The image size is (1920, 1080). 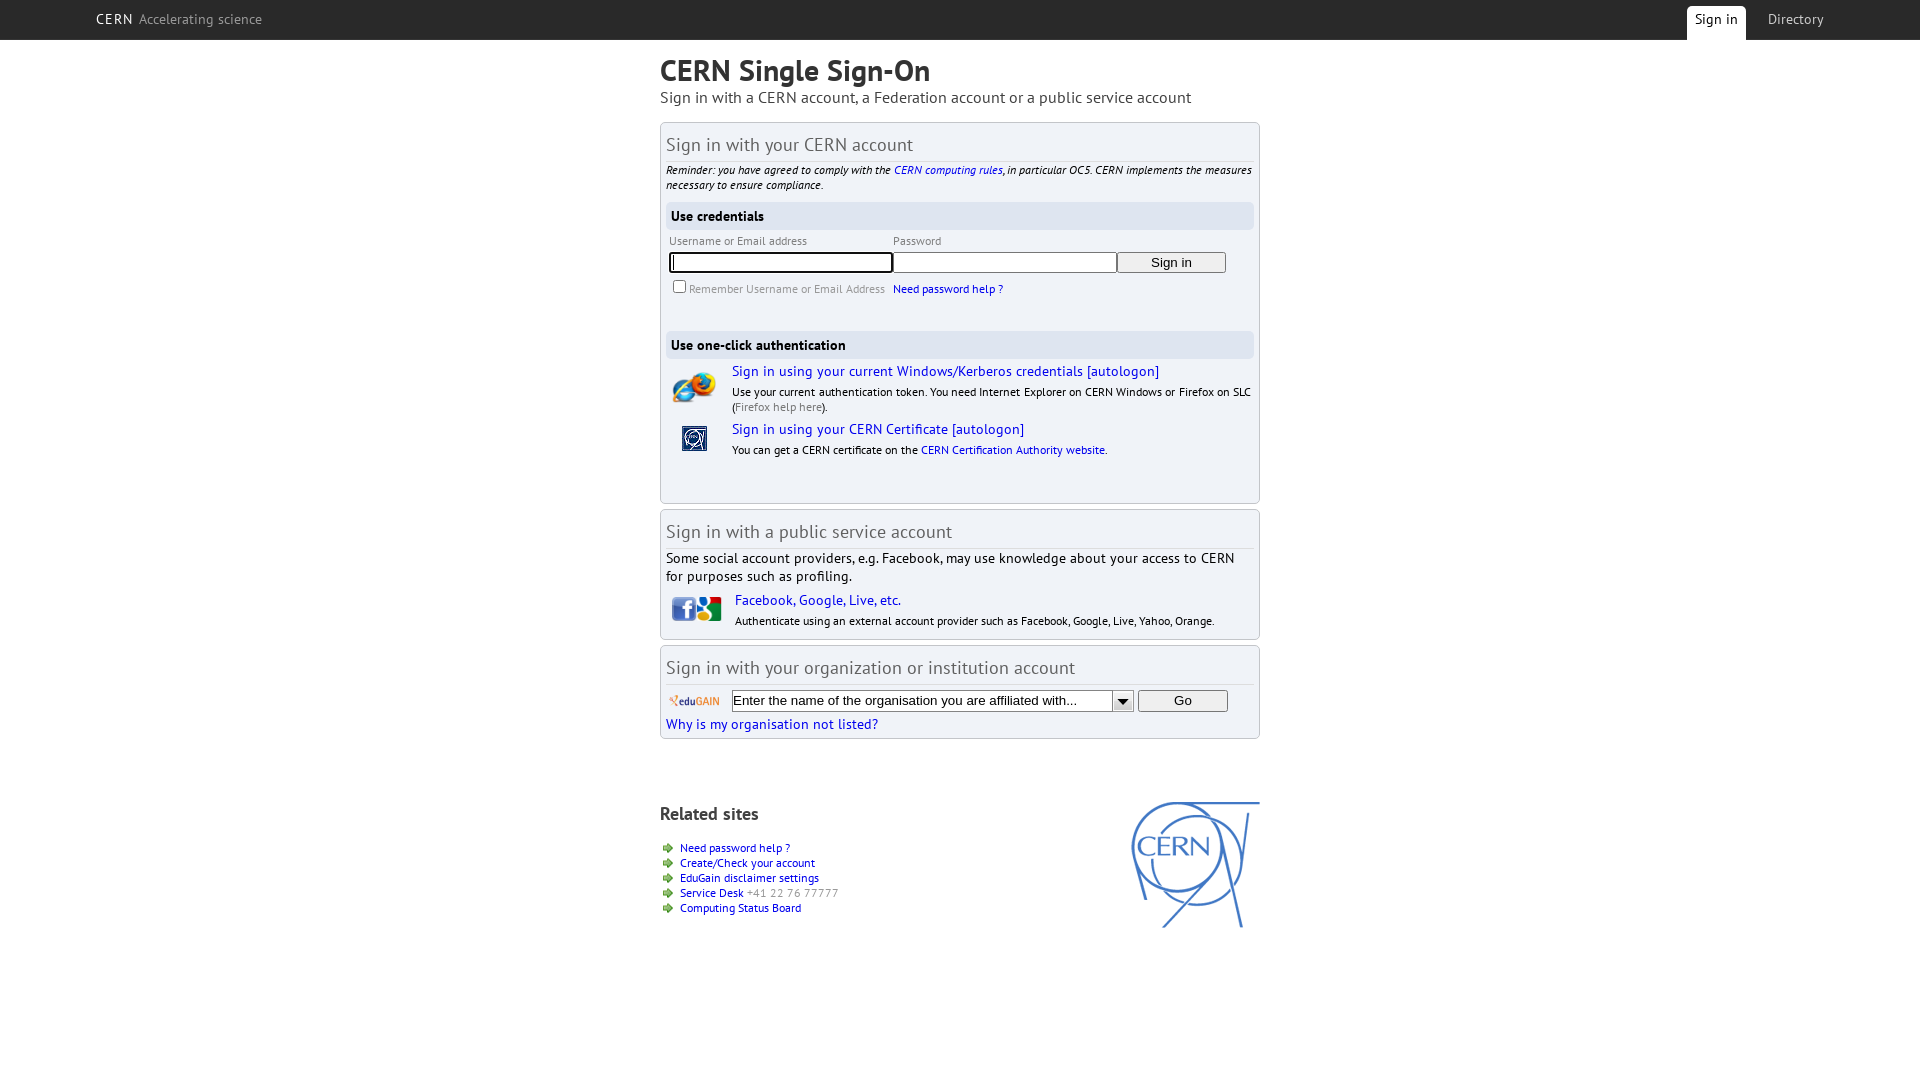 What do you see at coordinates (746, 861) in the screenshot?
I see `'Create/Check your account'` at bounding box center [746, 861].